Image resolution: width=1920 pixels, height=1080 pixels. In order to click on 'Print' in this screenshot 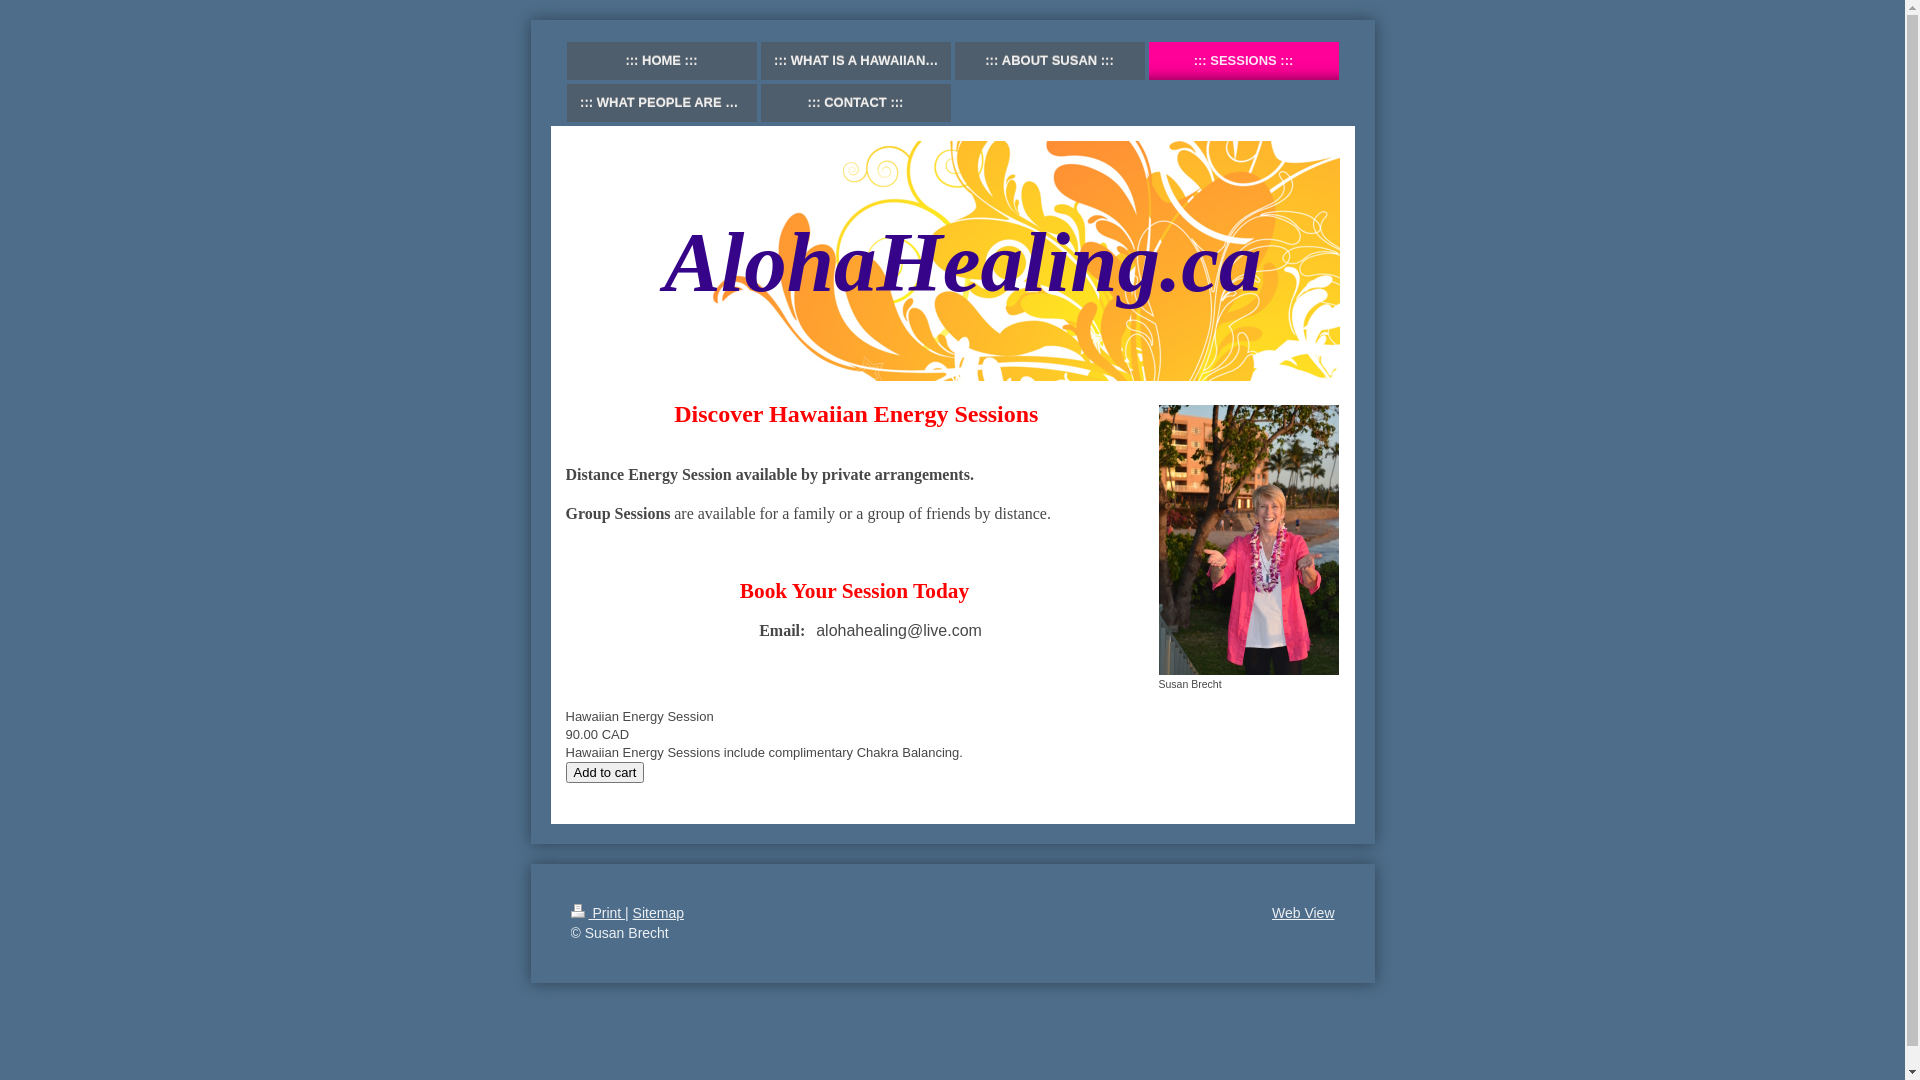, I will do `click(596, 913)`.